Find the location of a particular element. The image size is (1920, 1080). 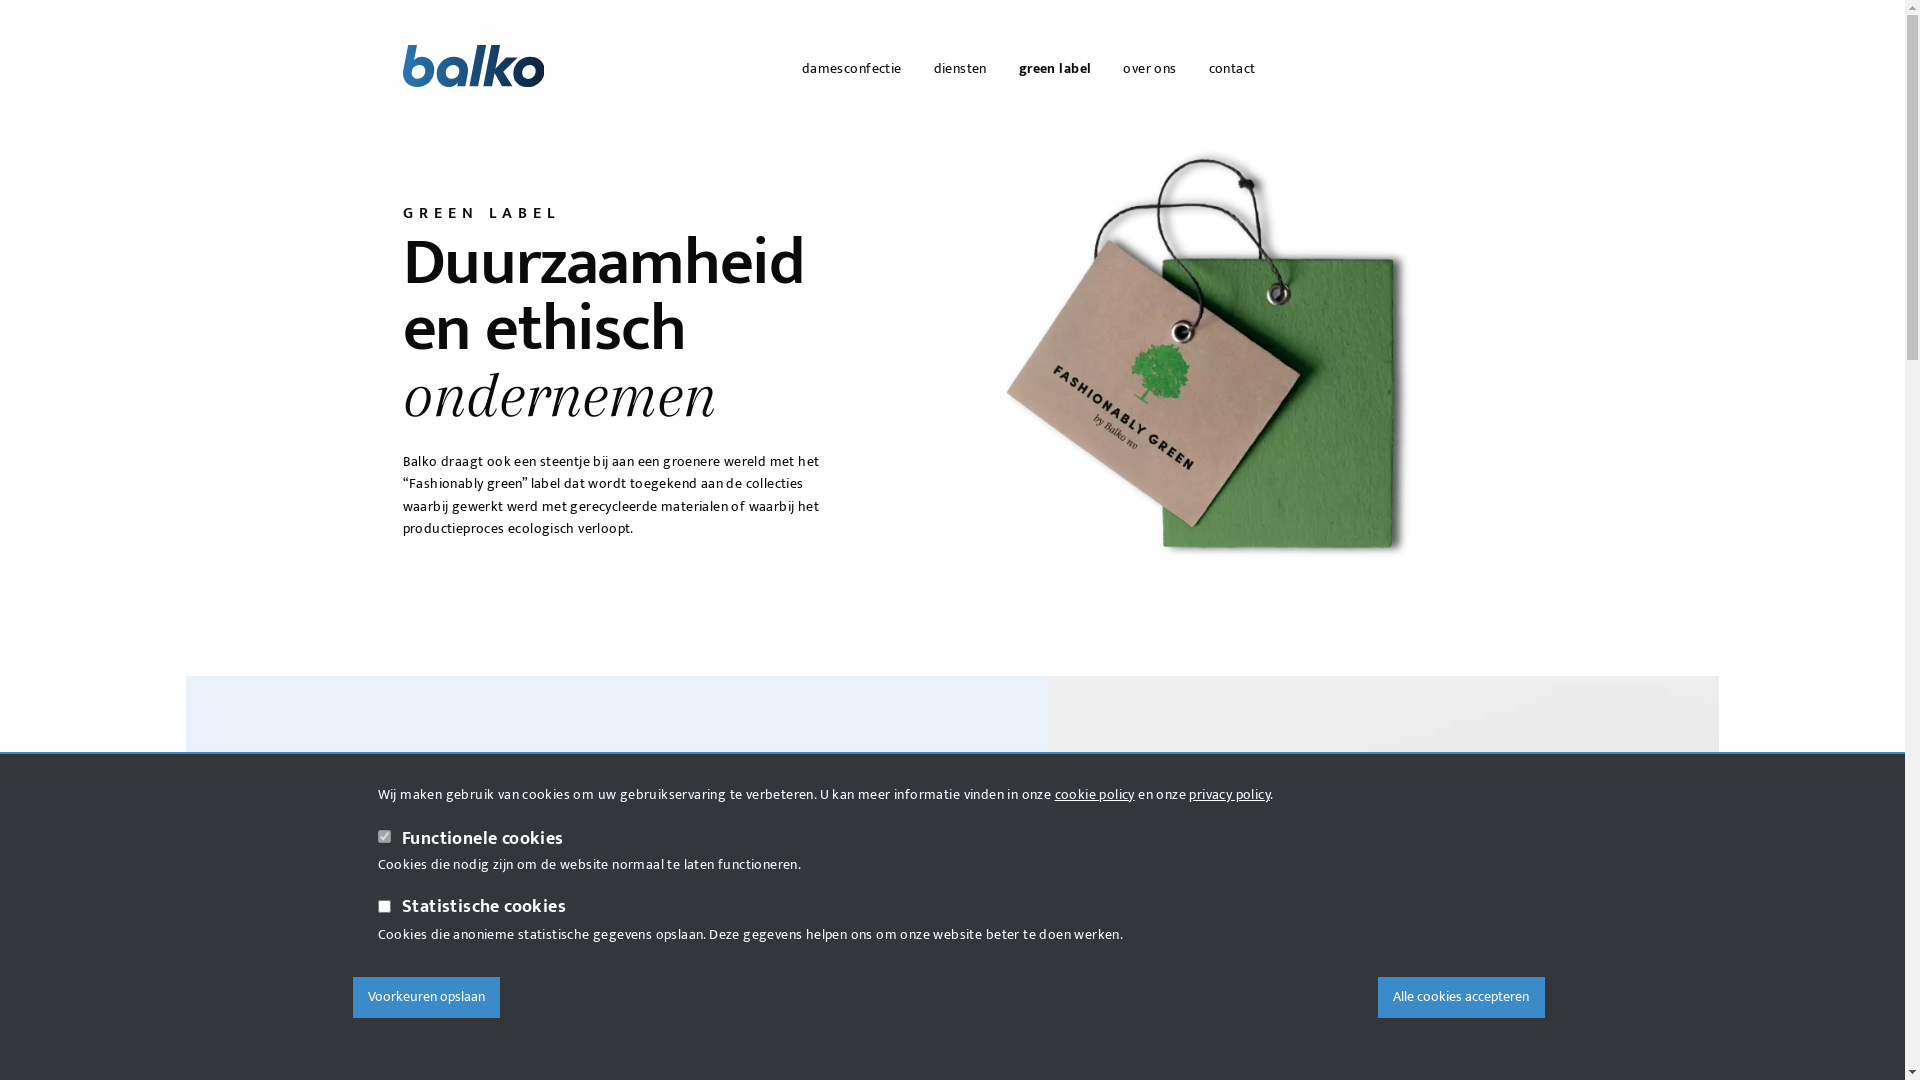

'green label' is located at coordinates (1054, 68).